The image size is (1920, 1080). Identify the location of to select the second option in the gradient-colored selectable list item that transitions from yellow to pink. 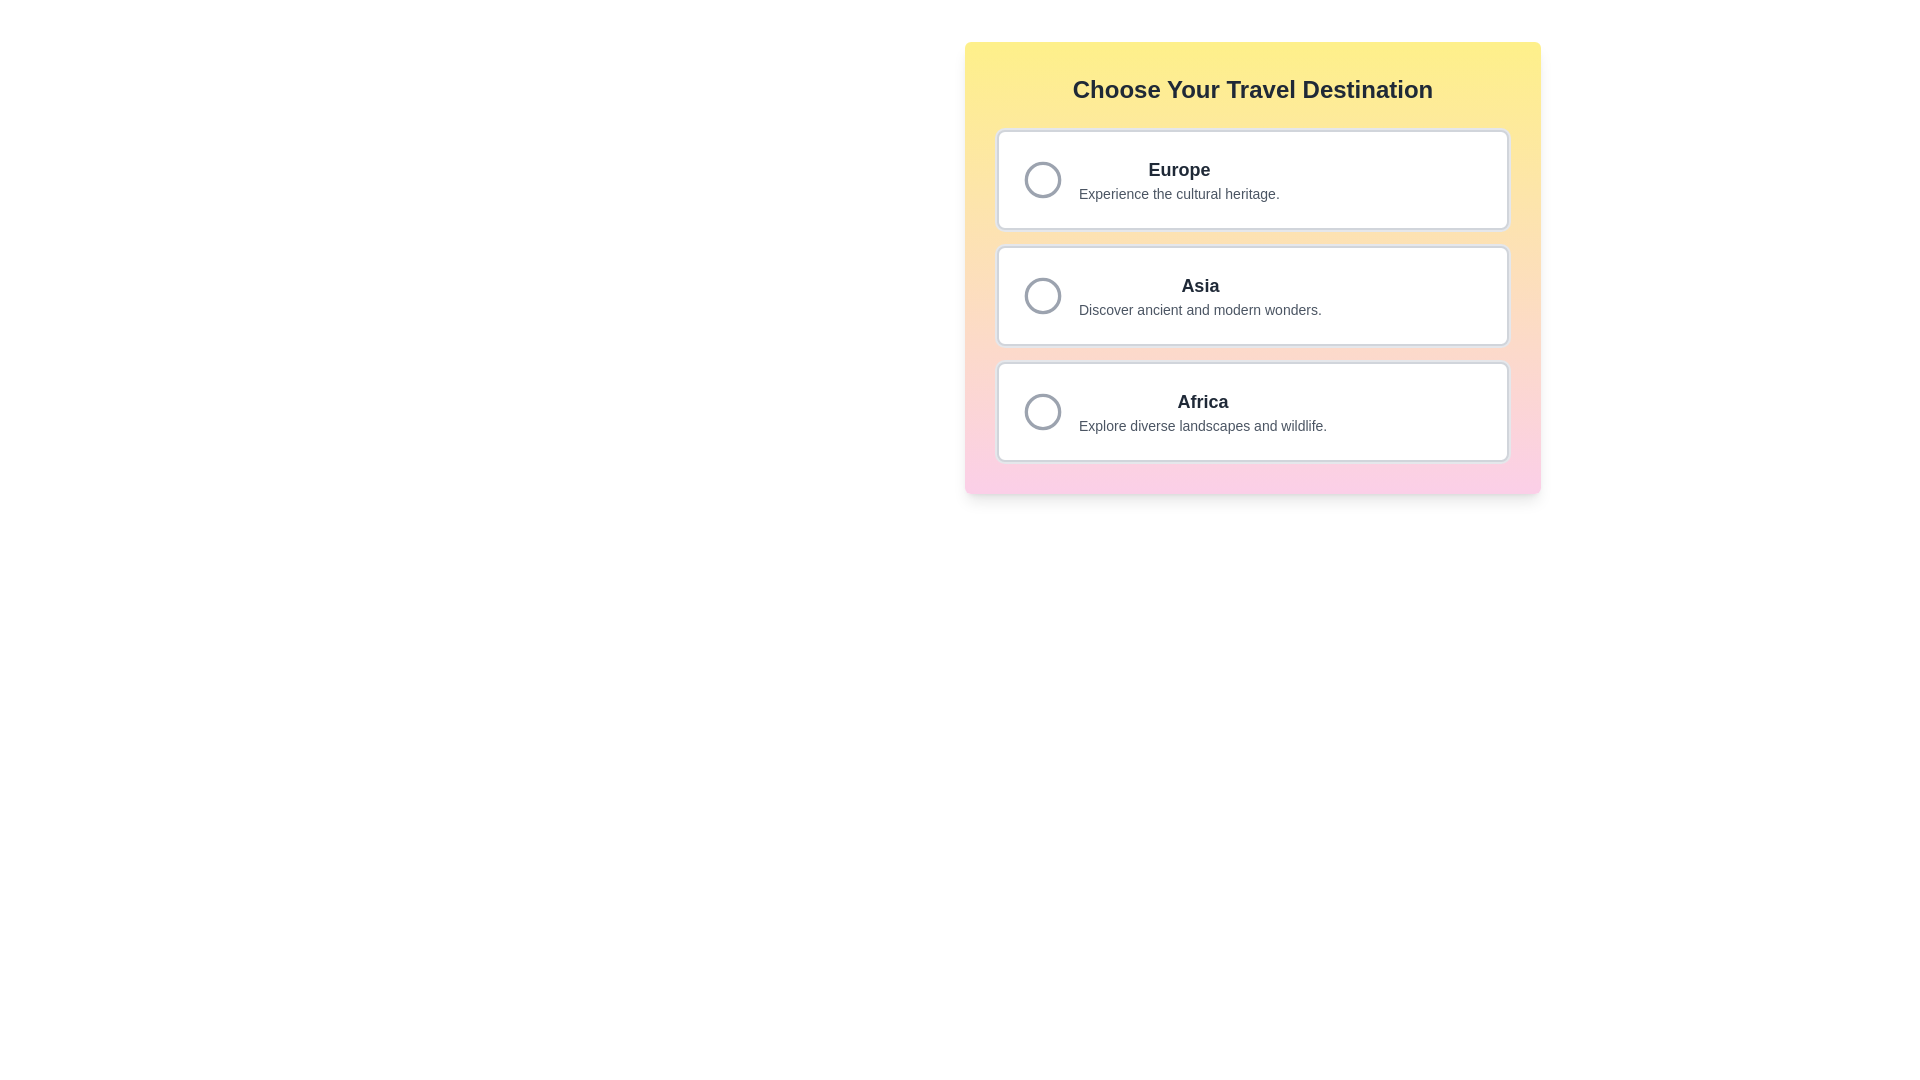
(1251, 266).